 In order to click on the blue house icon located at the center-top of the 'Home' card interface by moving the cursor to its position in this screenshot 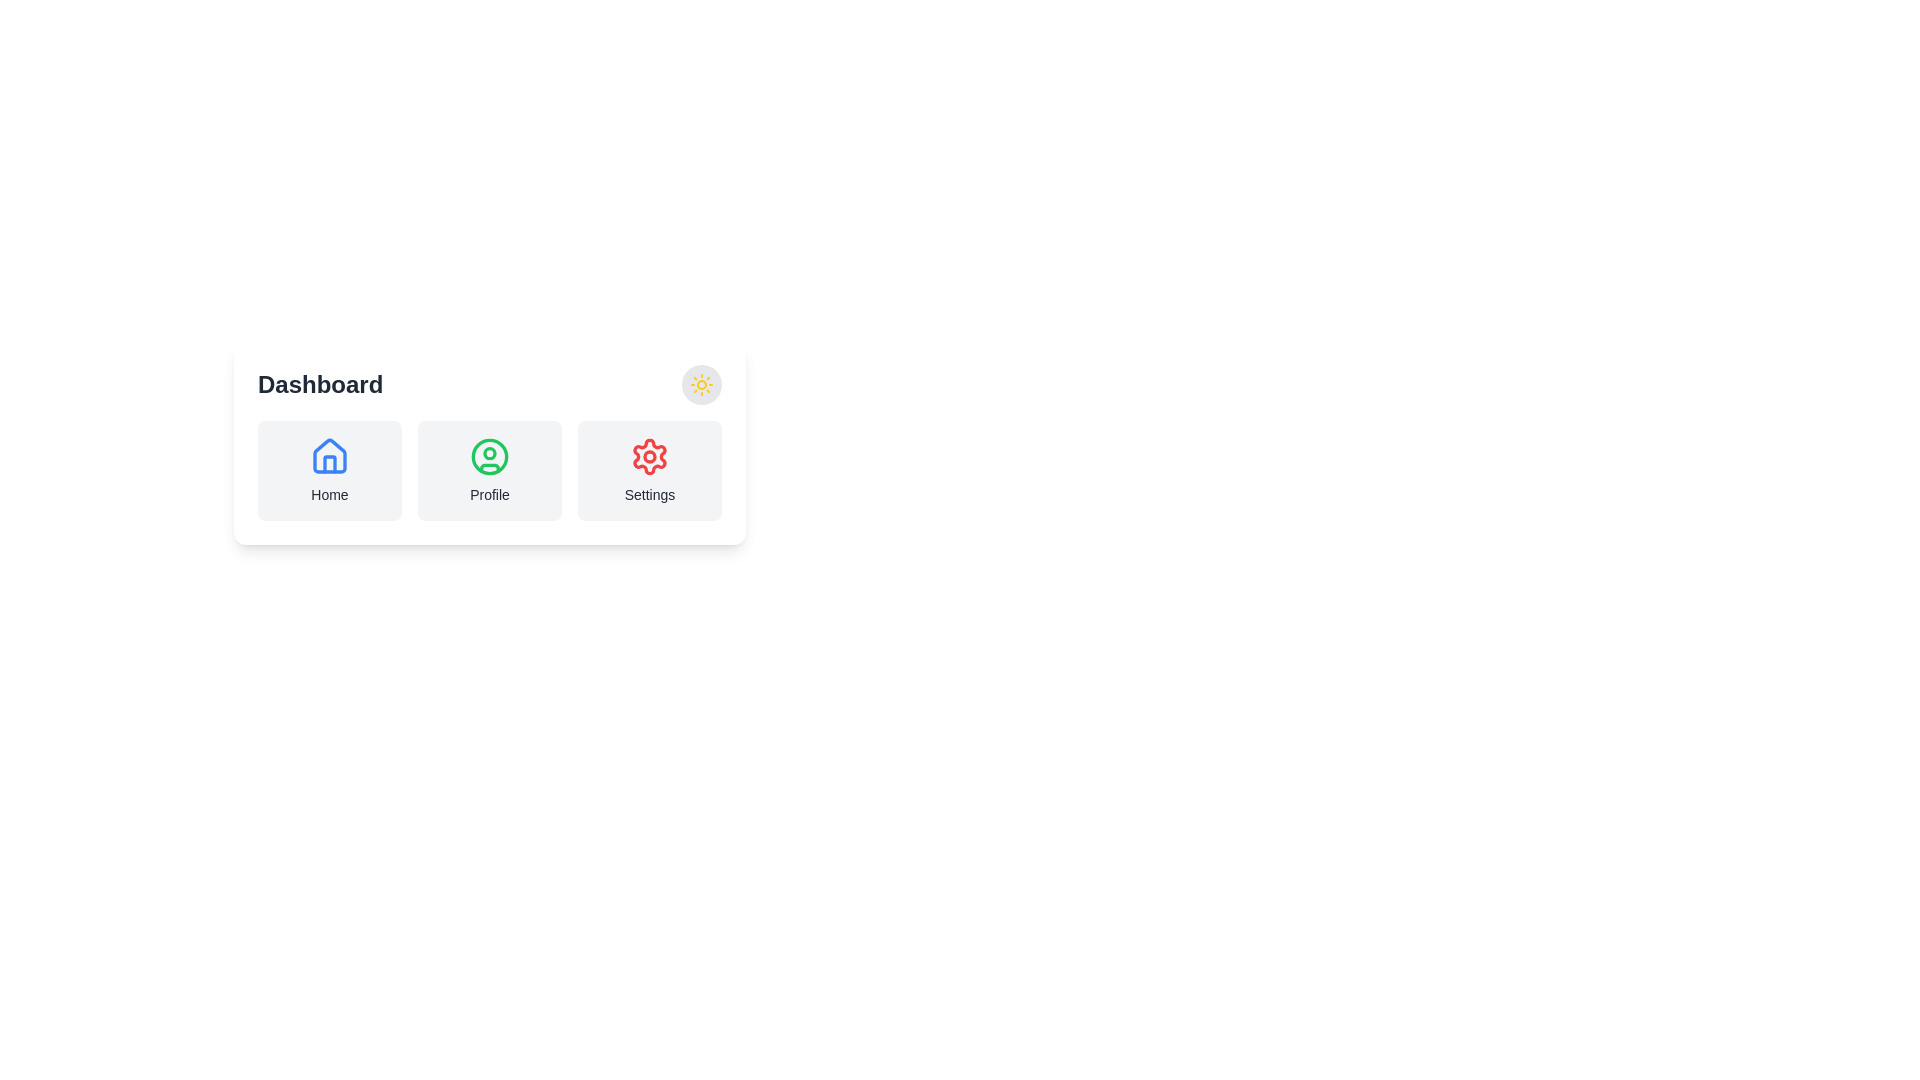, I will do `click(330, 456)`.